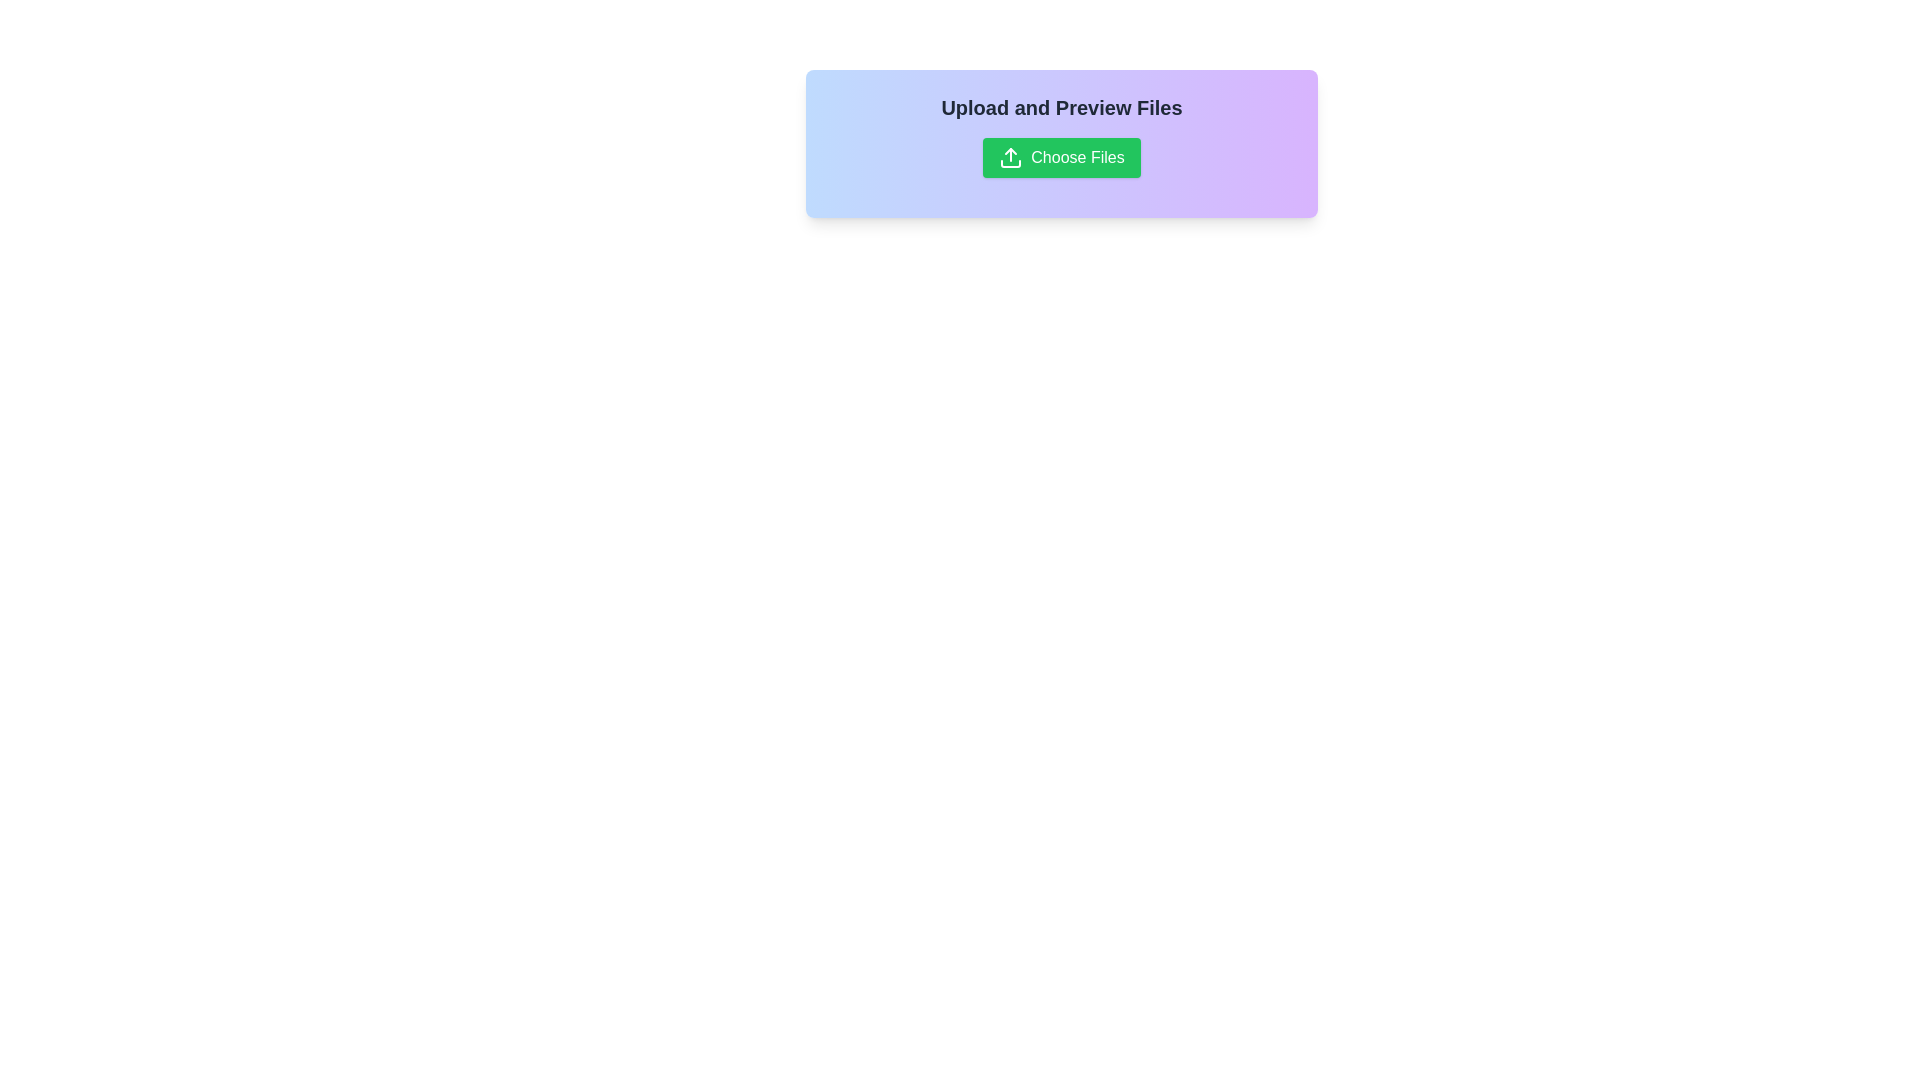 The width and height of the screenshot is (1920, 1080). I want to click on the 'Choose Files' text label, which is styled with a white font on a rounded green button, located on the right-hand side of an upload icon, so click(1077, 157).